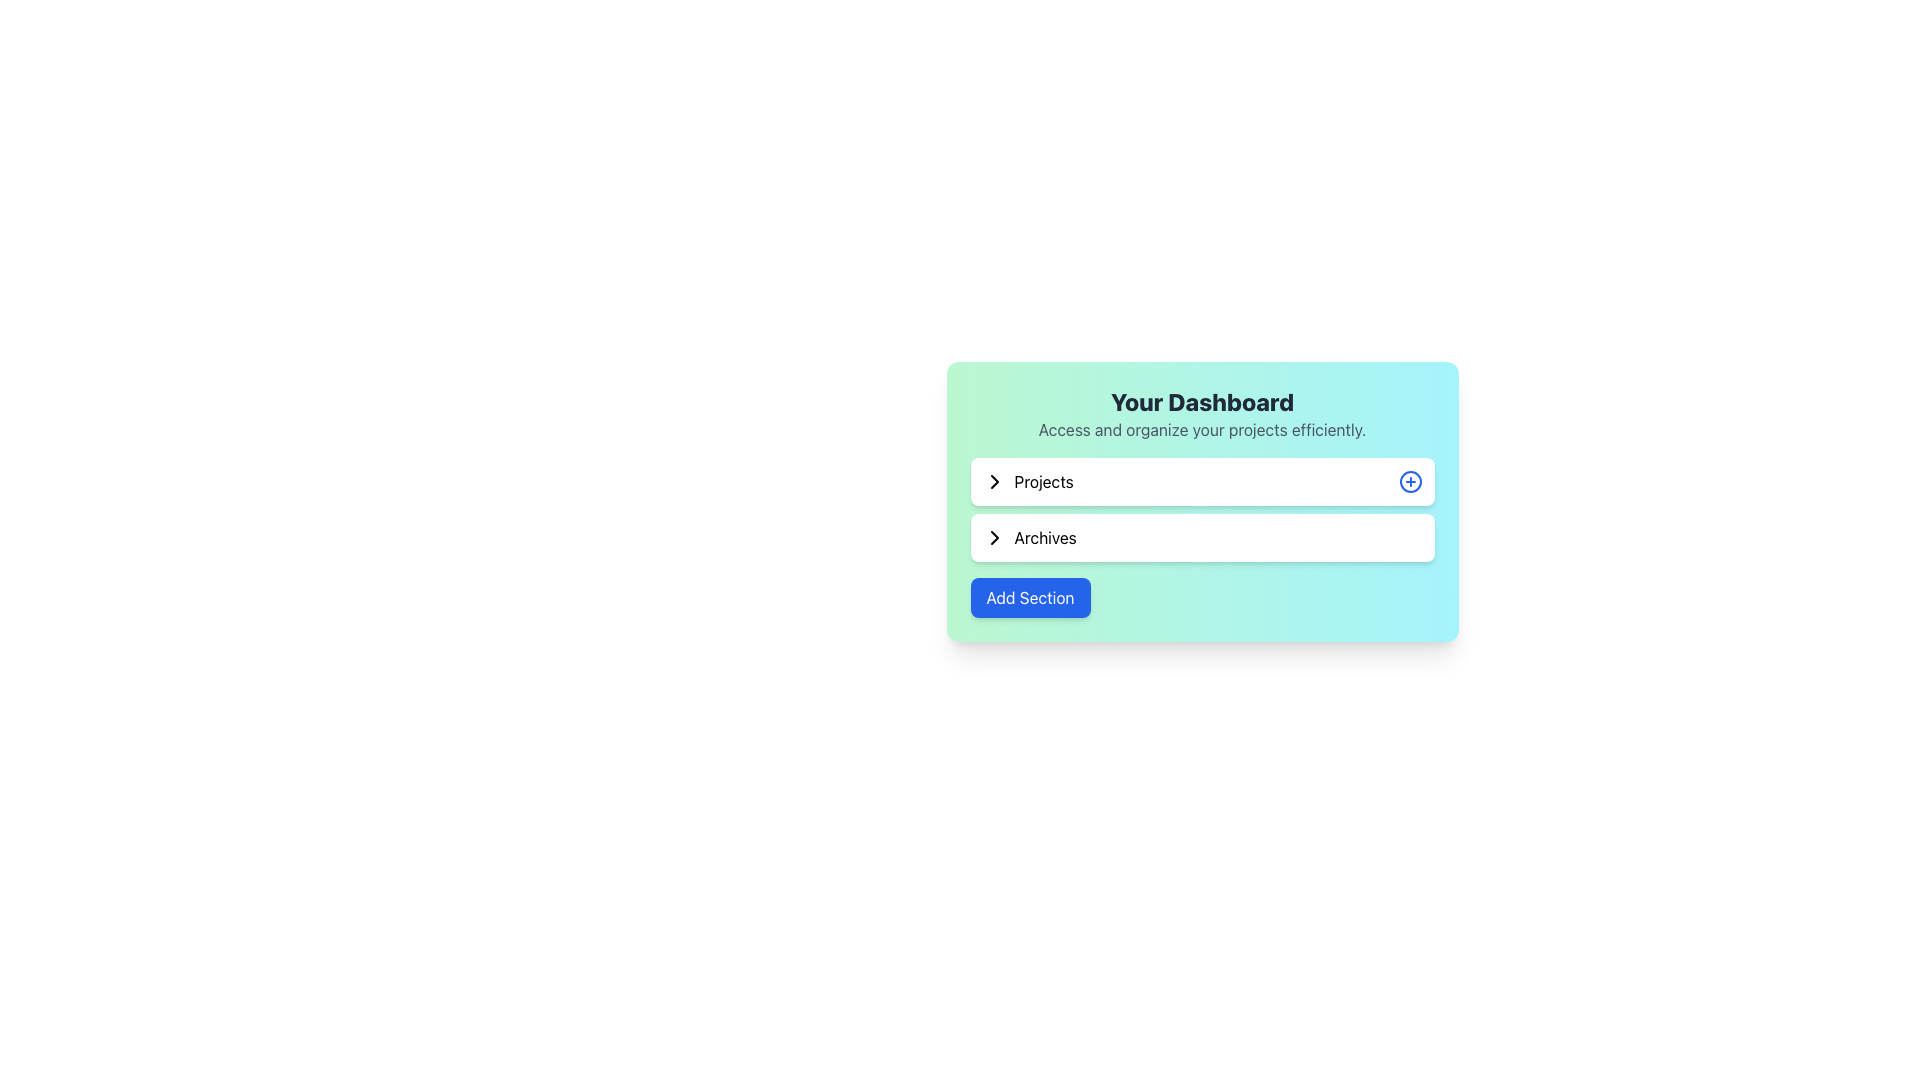  Describe the element at coordinates (1409, 482) in the screenshot. I see `the circular icon with a blue outline and a cross inside it, located in the top-right corner of the 'Projects' section` at that location.